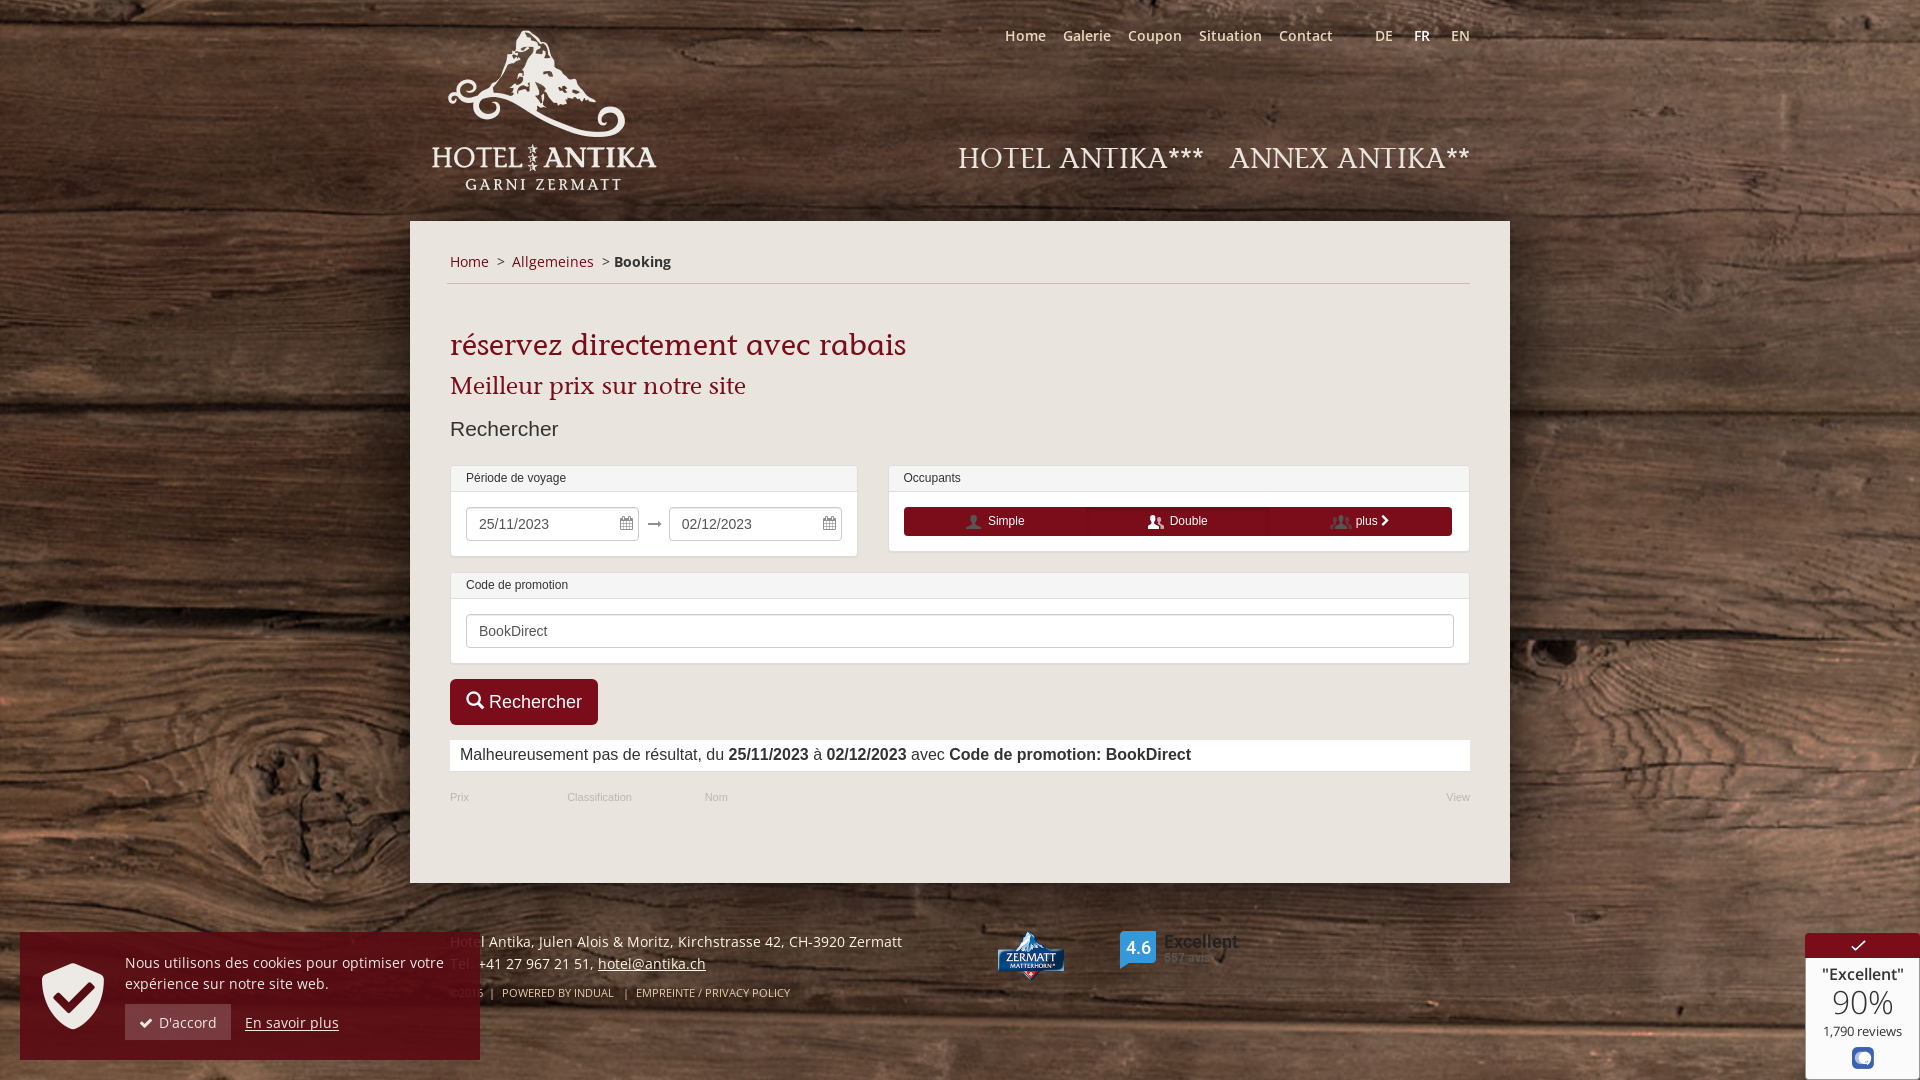 This screenshot has width=1920, height=1080. Describe the element at coordinates (1181, 35) in the screenshot. I see `'Situation'` at that location.